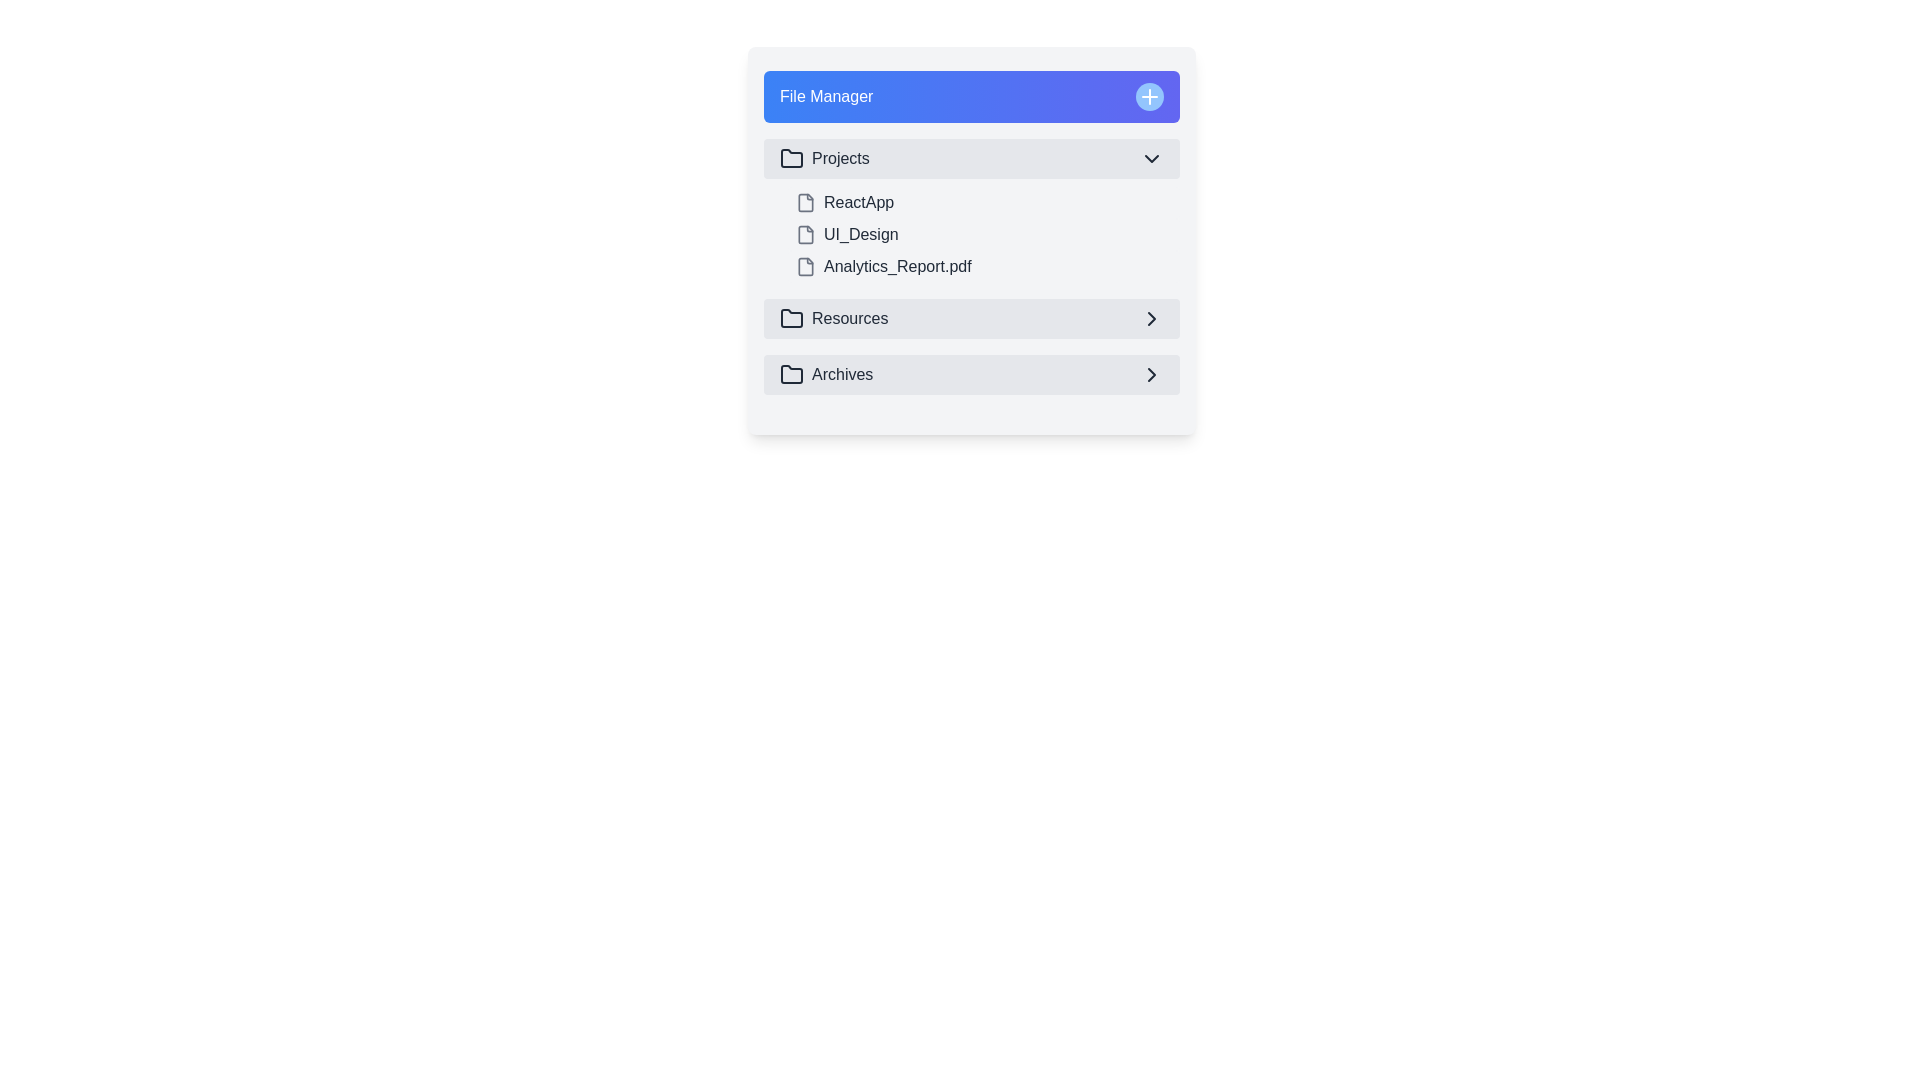 The image size is (1920, 1080). I want to click on the 'UI_Design' text label, so click(861, 234).